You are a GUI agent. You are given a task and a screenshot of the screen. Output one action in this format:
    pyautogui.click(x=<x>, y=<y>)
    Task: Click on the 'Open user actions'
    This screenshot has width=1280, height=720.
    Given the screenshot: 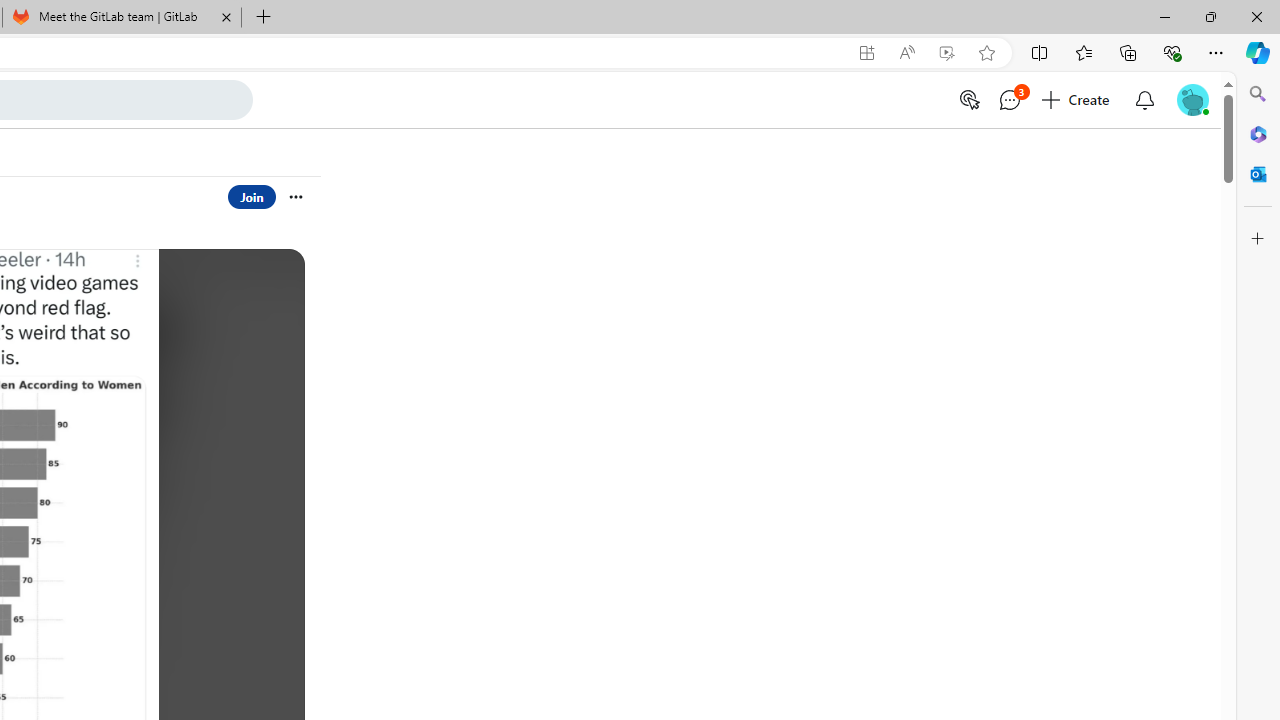 What is the action you would take?
    pyautogui.click(x=294, y=196)
    